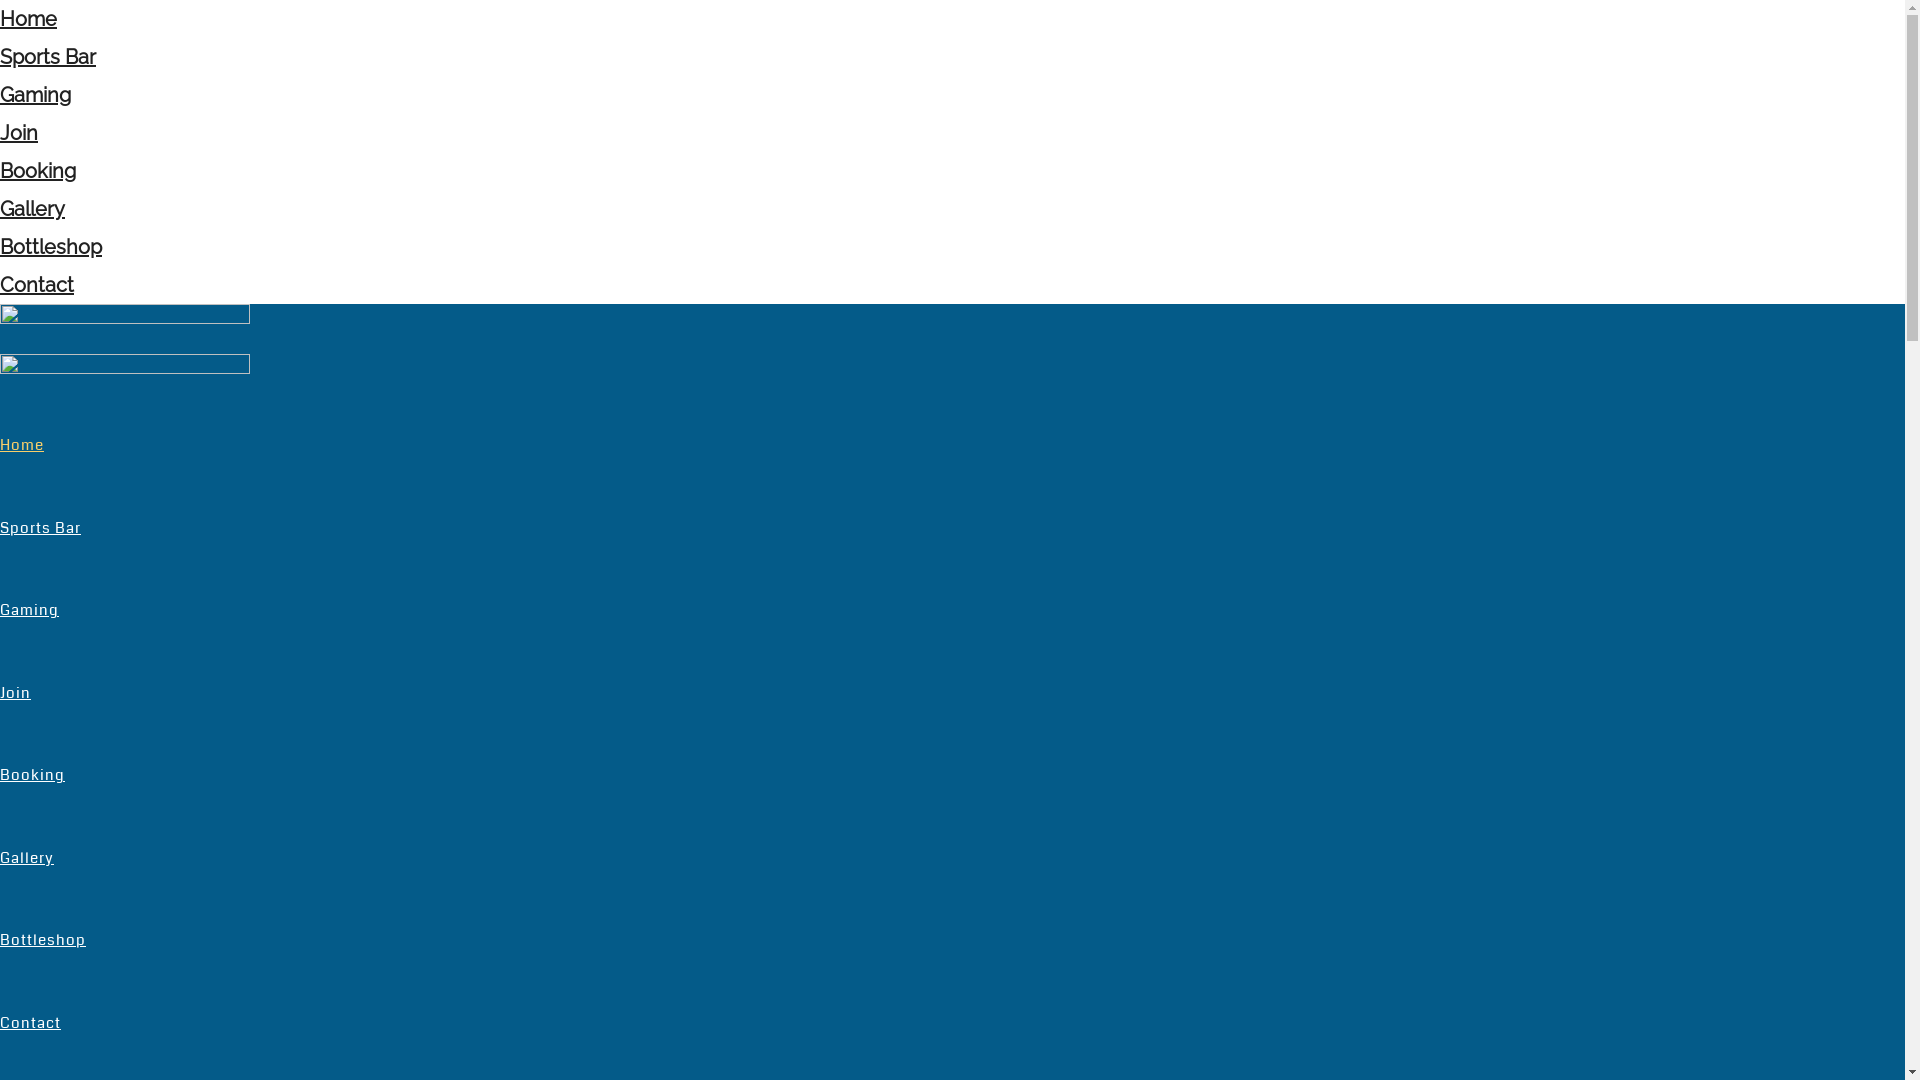 The width and height of the screenshot is (1920, 1080). Describe the element at coordinates (32, 208) in the screenshot. I see `'Gallery'` at that location.